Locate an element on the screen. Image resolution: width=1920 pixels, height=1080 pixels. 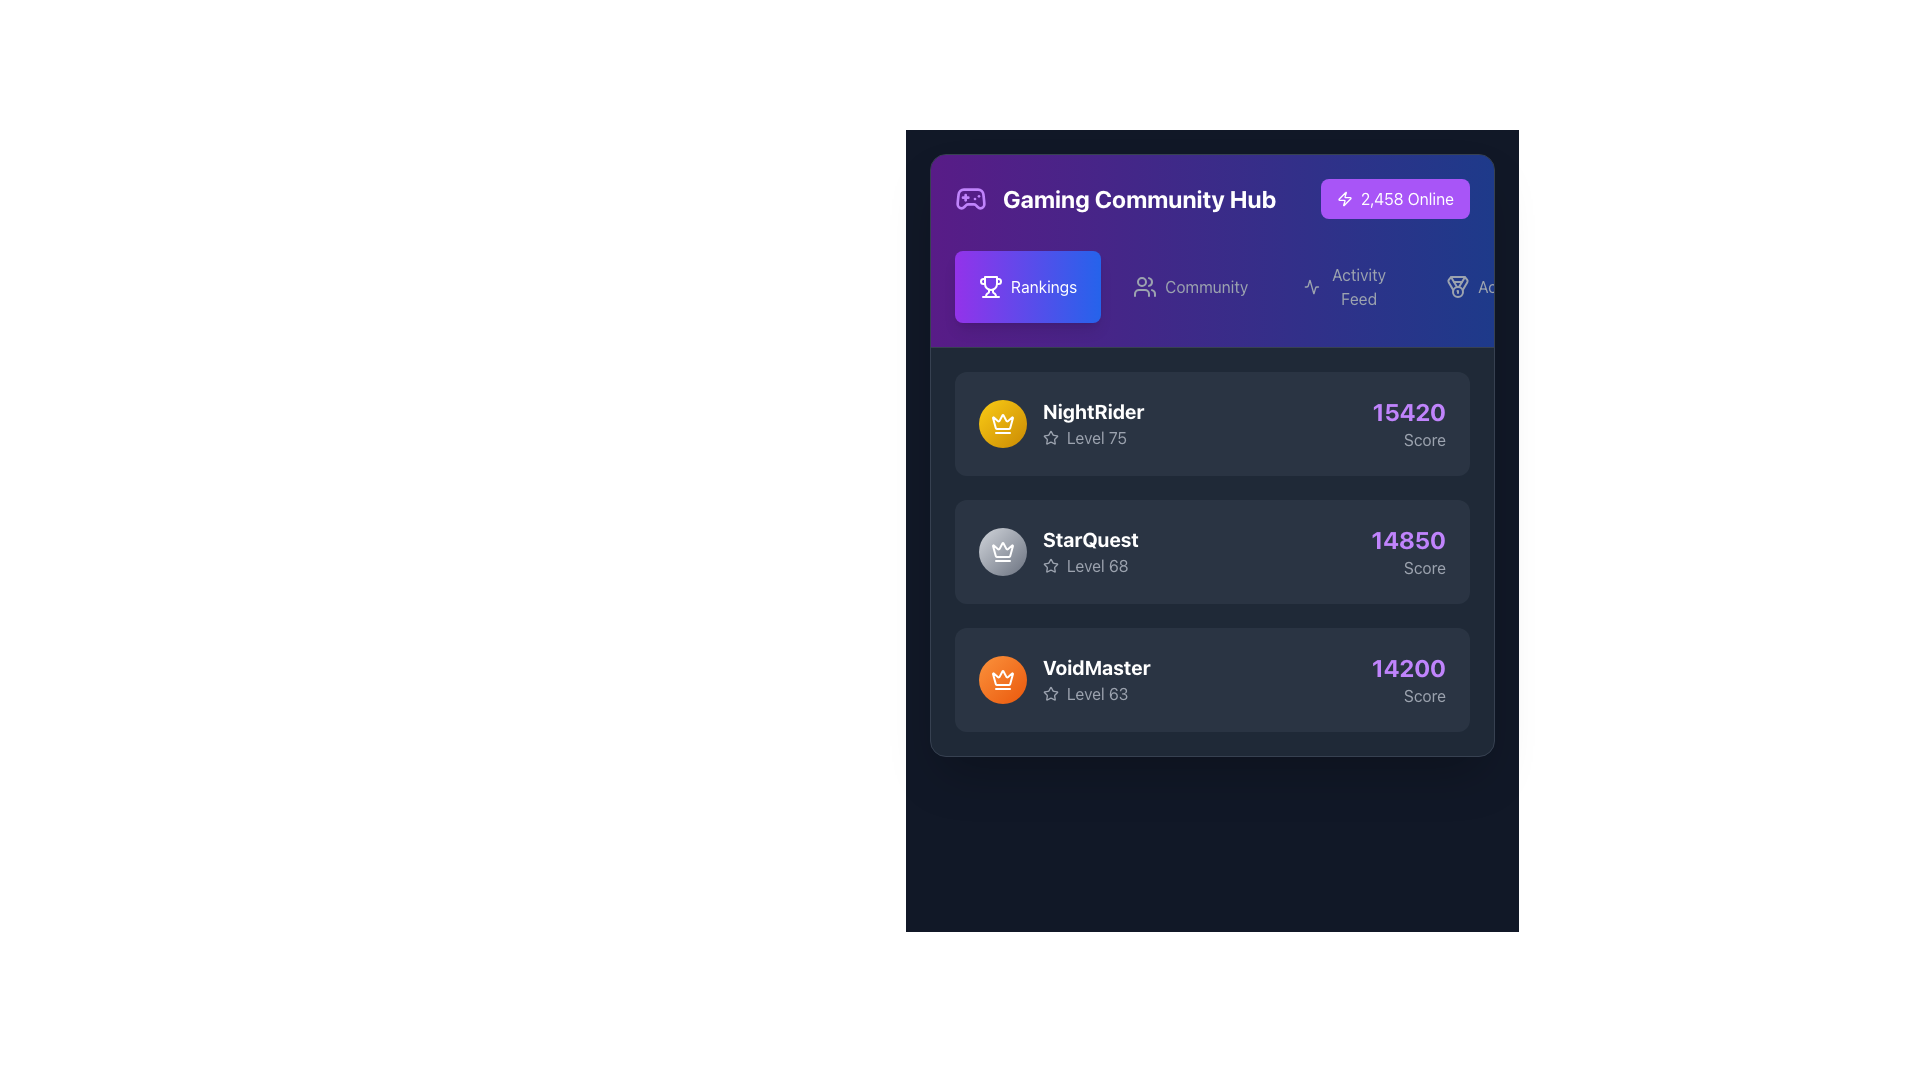
the 'Level 63' text label with a star icon located below the 'VoidMaster' title is located at coordinates (1095, 693).